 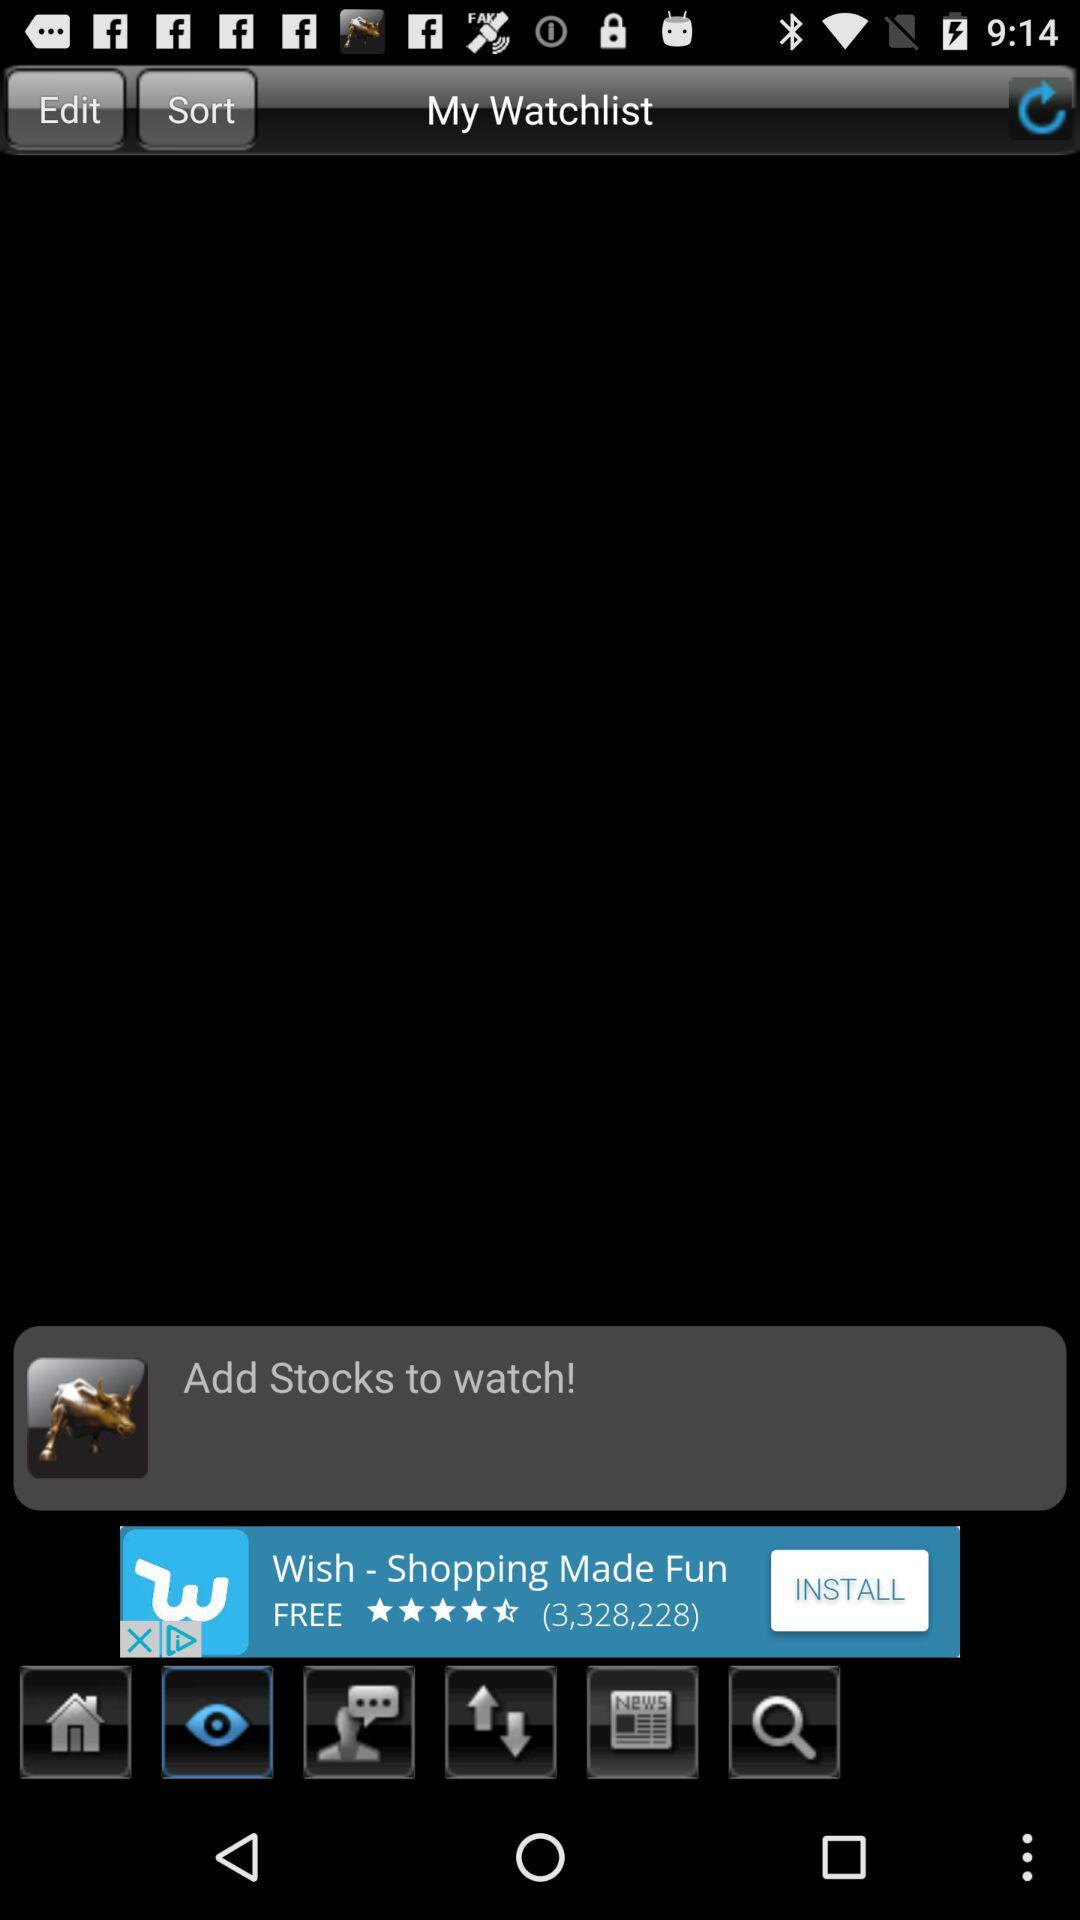 What do you see at coordinates (217, 1727) in the screenshot?
I see `click view` at bounding box center [217, 1727].